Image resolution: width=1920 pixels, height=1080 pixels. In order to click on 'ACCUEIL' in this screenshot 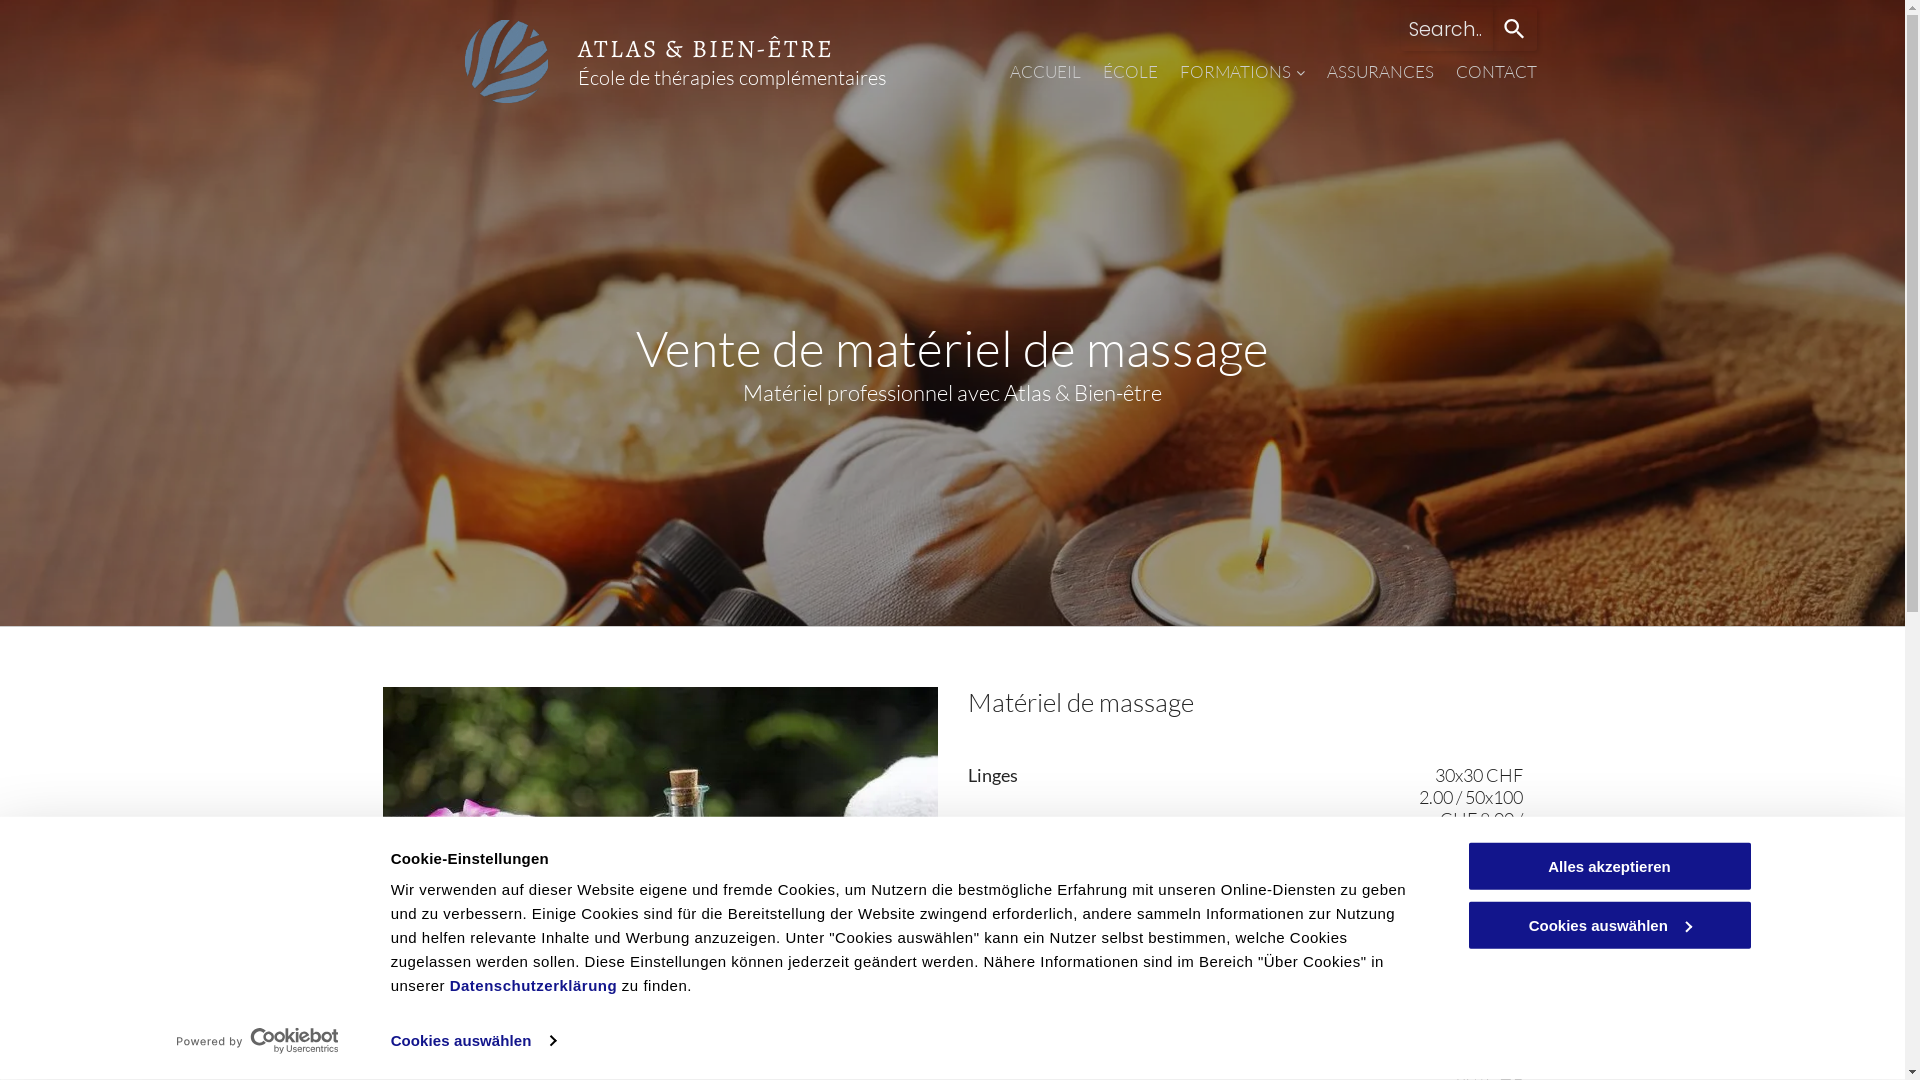, I will do `click(1009, 73)`.